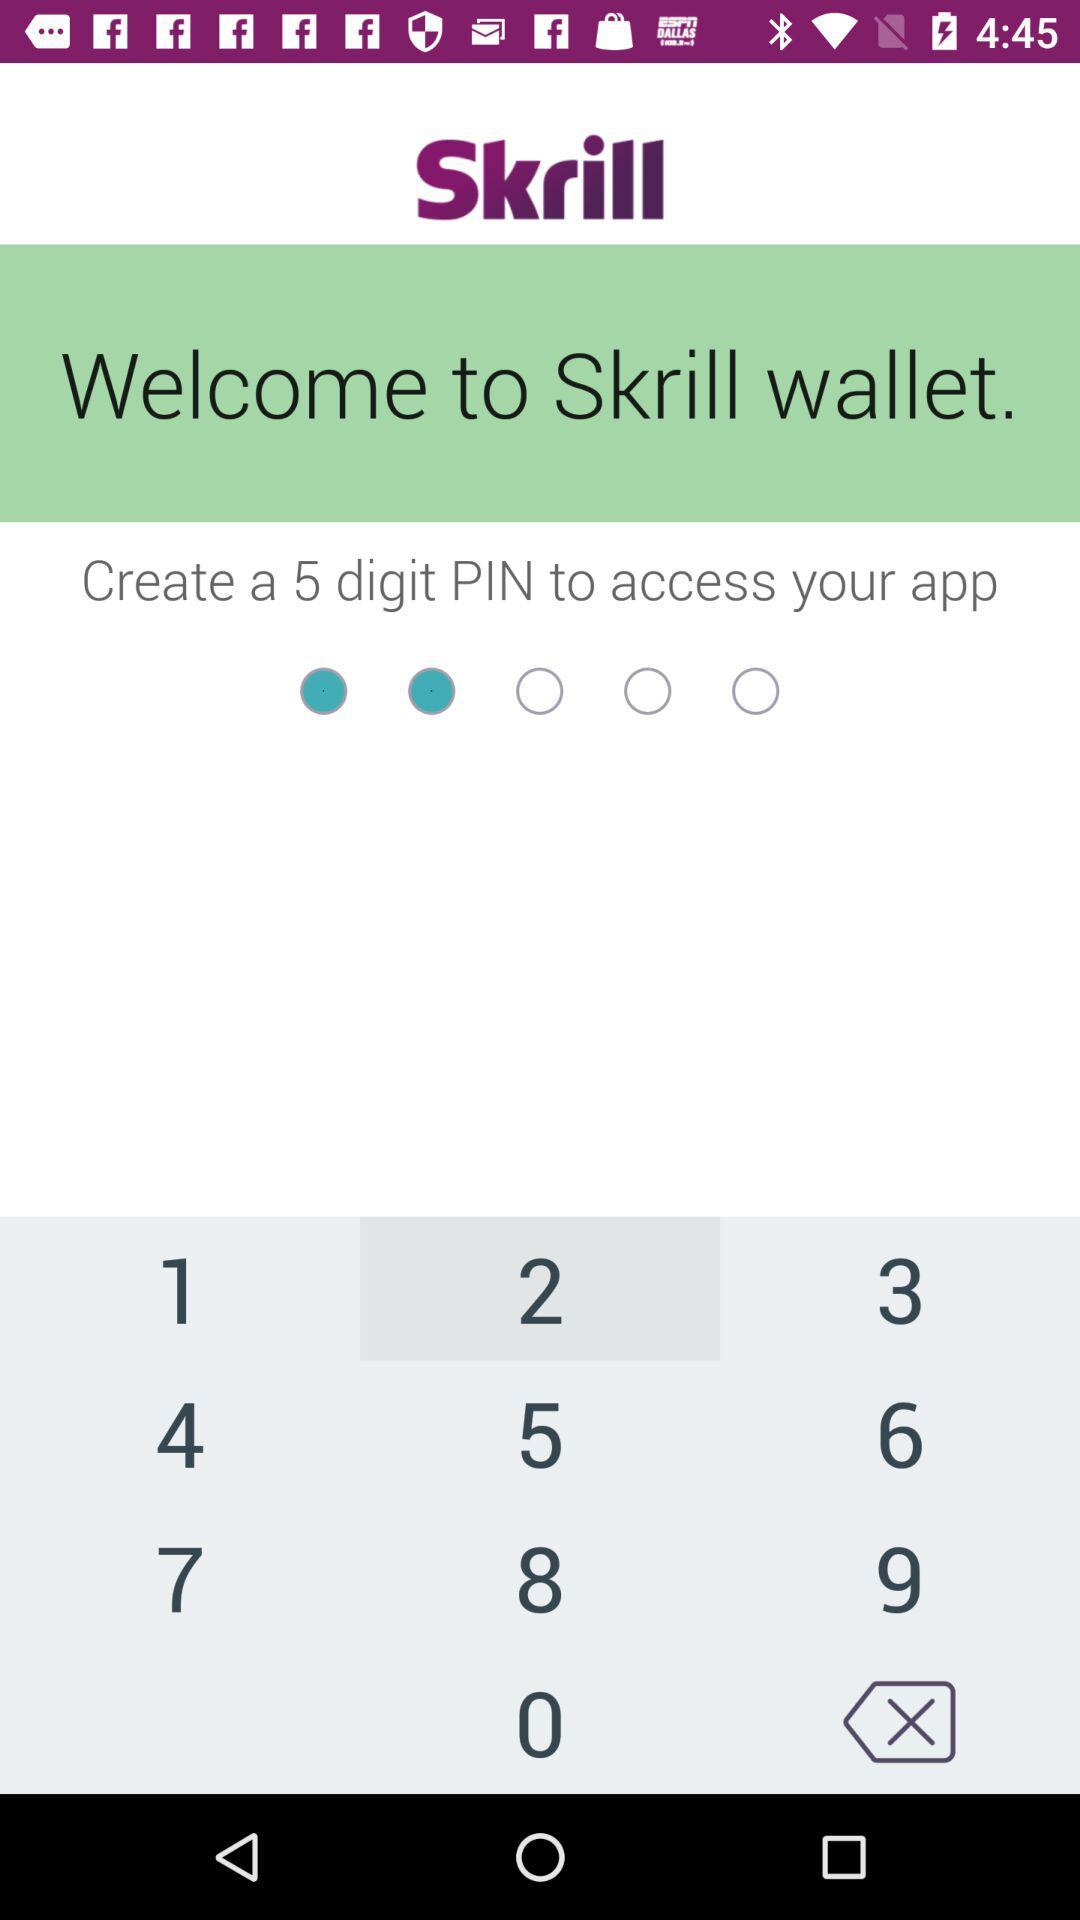 Image resolution: width=1080 pixels, height=1920 pixels. Describe the element at coordinates (540, 1720) in the screenshot. I see `the icon to the right of 7` at that location.